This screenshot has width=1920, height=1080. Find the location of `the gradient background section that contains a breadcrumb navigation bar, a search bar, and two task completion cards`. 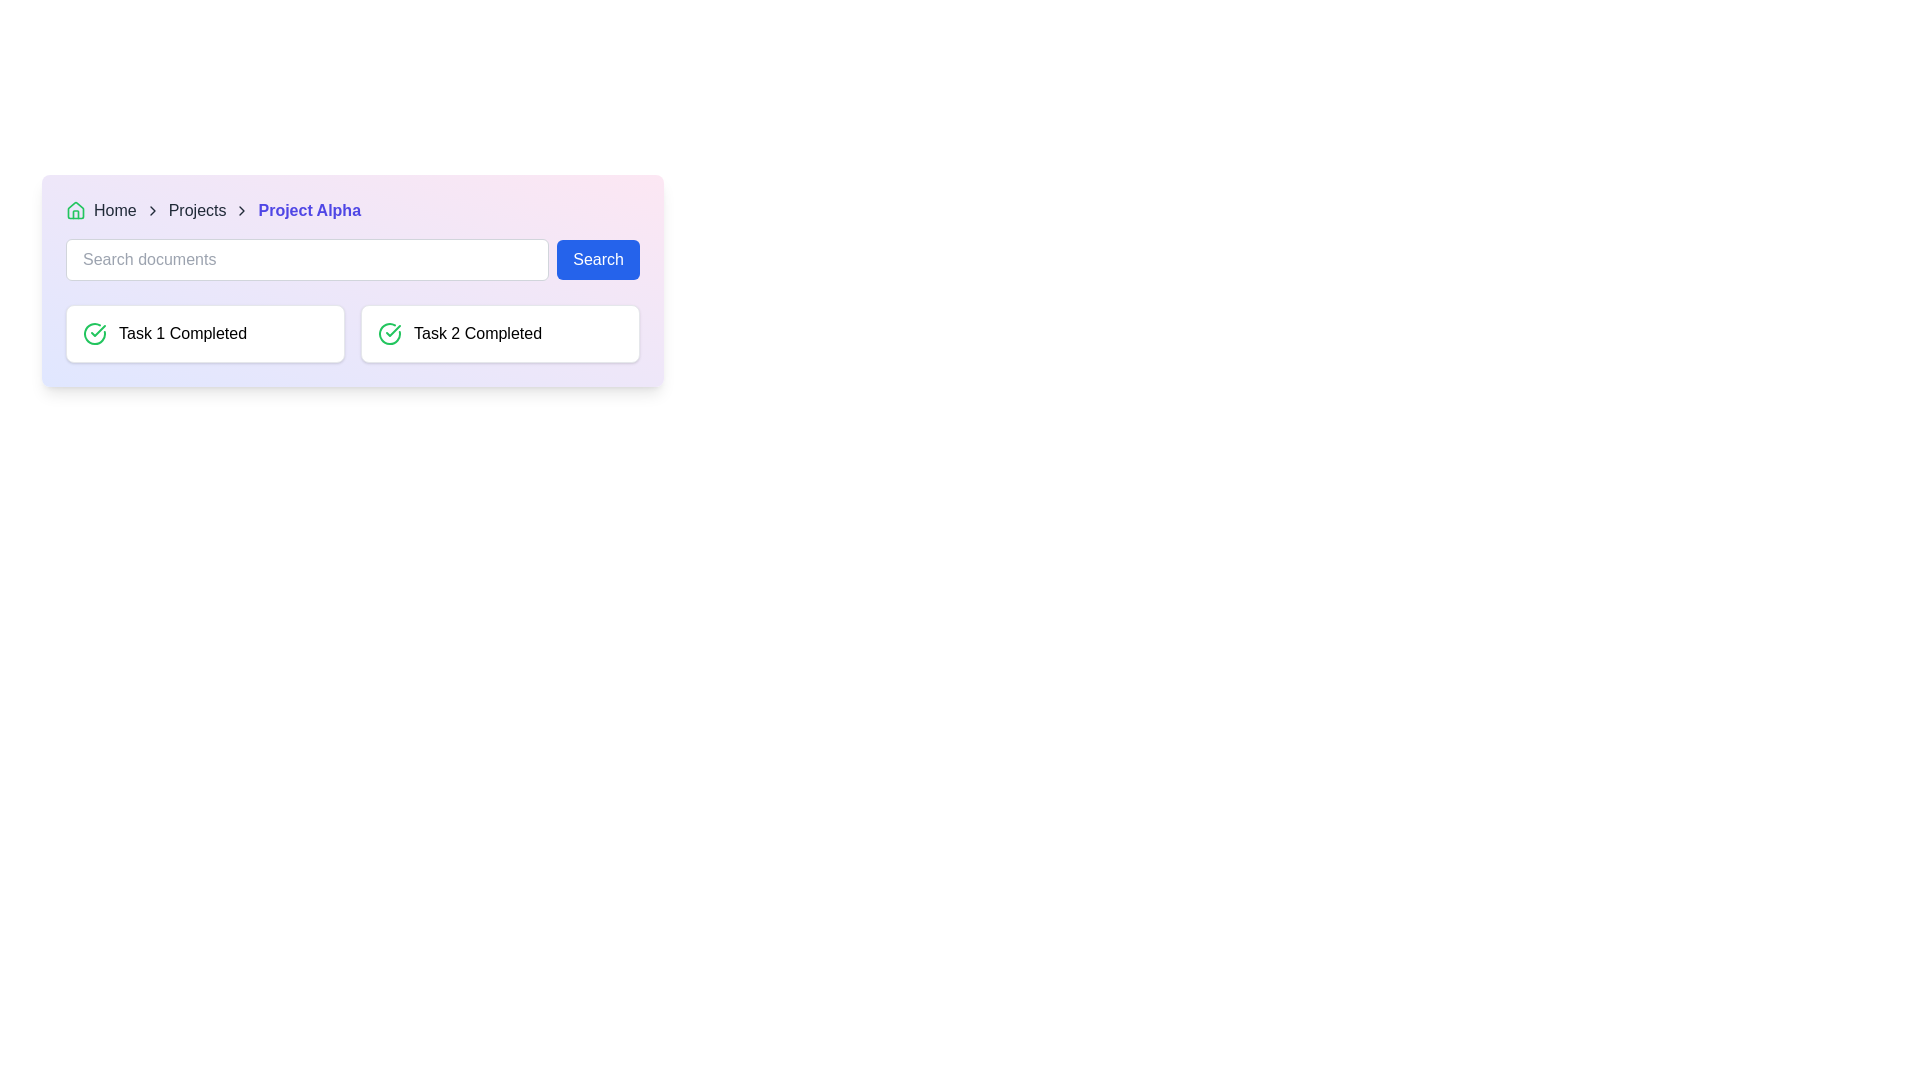

the gradient background section that contains a breadcrumb navigation bar, a search bar, and two task completion cards is located at coordinates (353, 281).